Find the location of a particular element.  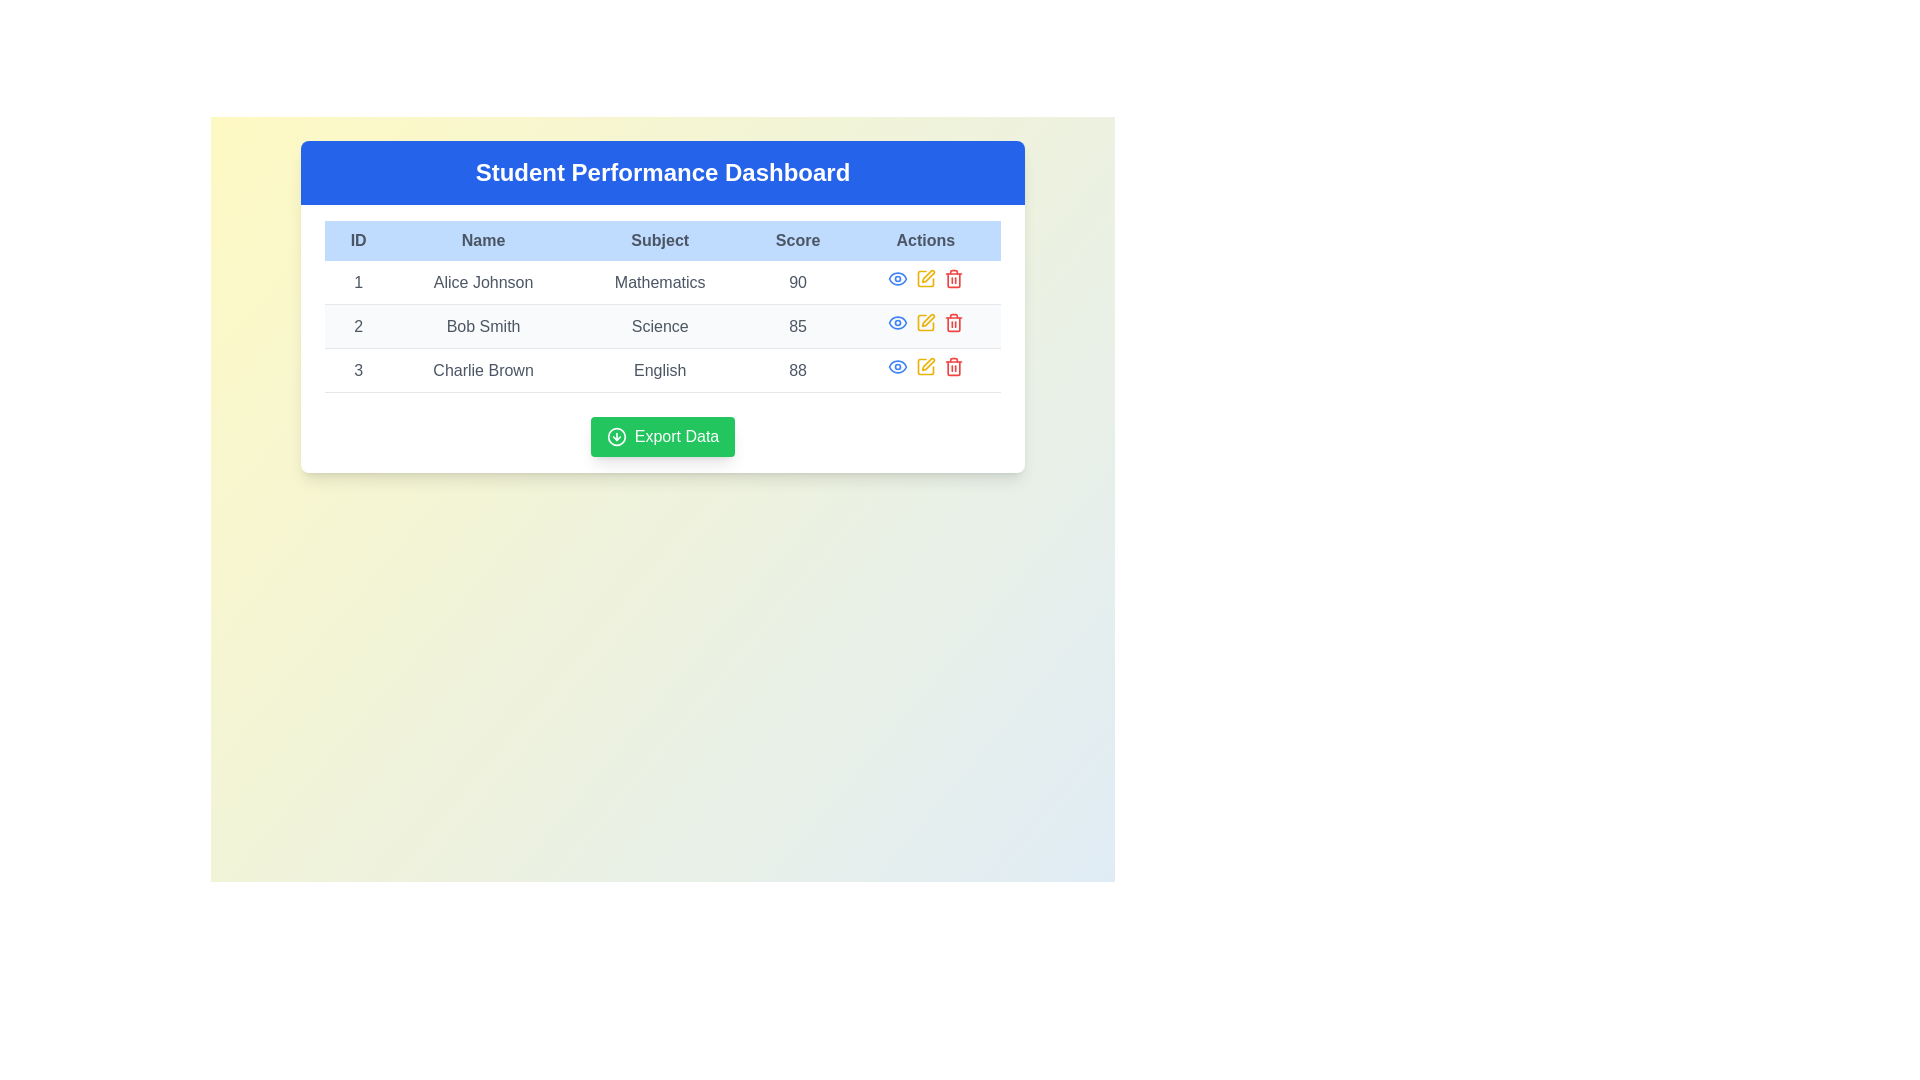

the red trash can icon button located in the fifth column of the Actions row, third row under the English subject is located at coordinates (952, 366).